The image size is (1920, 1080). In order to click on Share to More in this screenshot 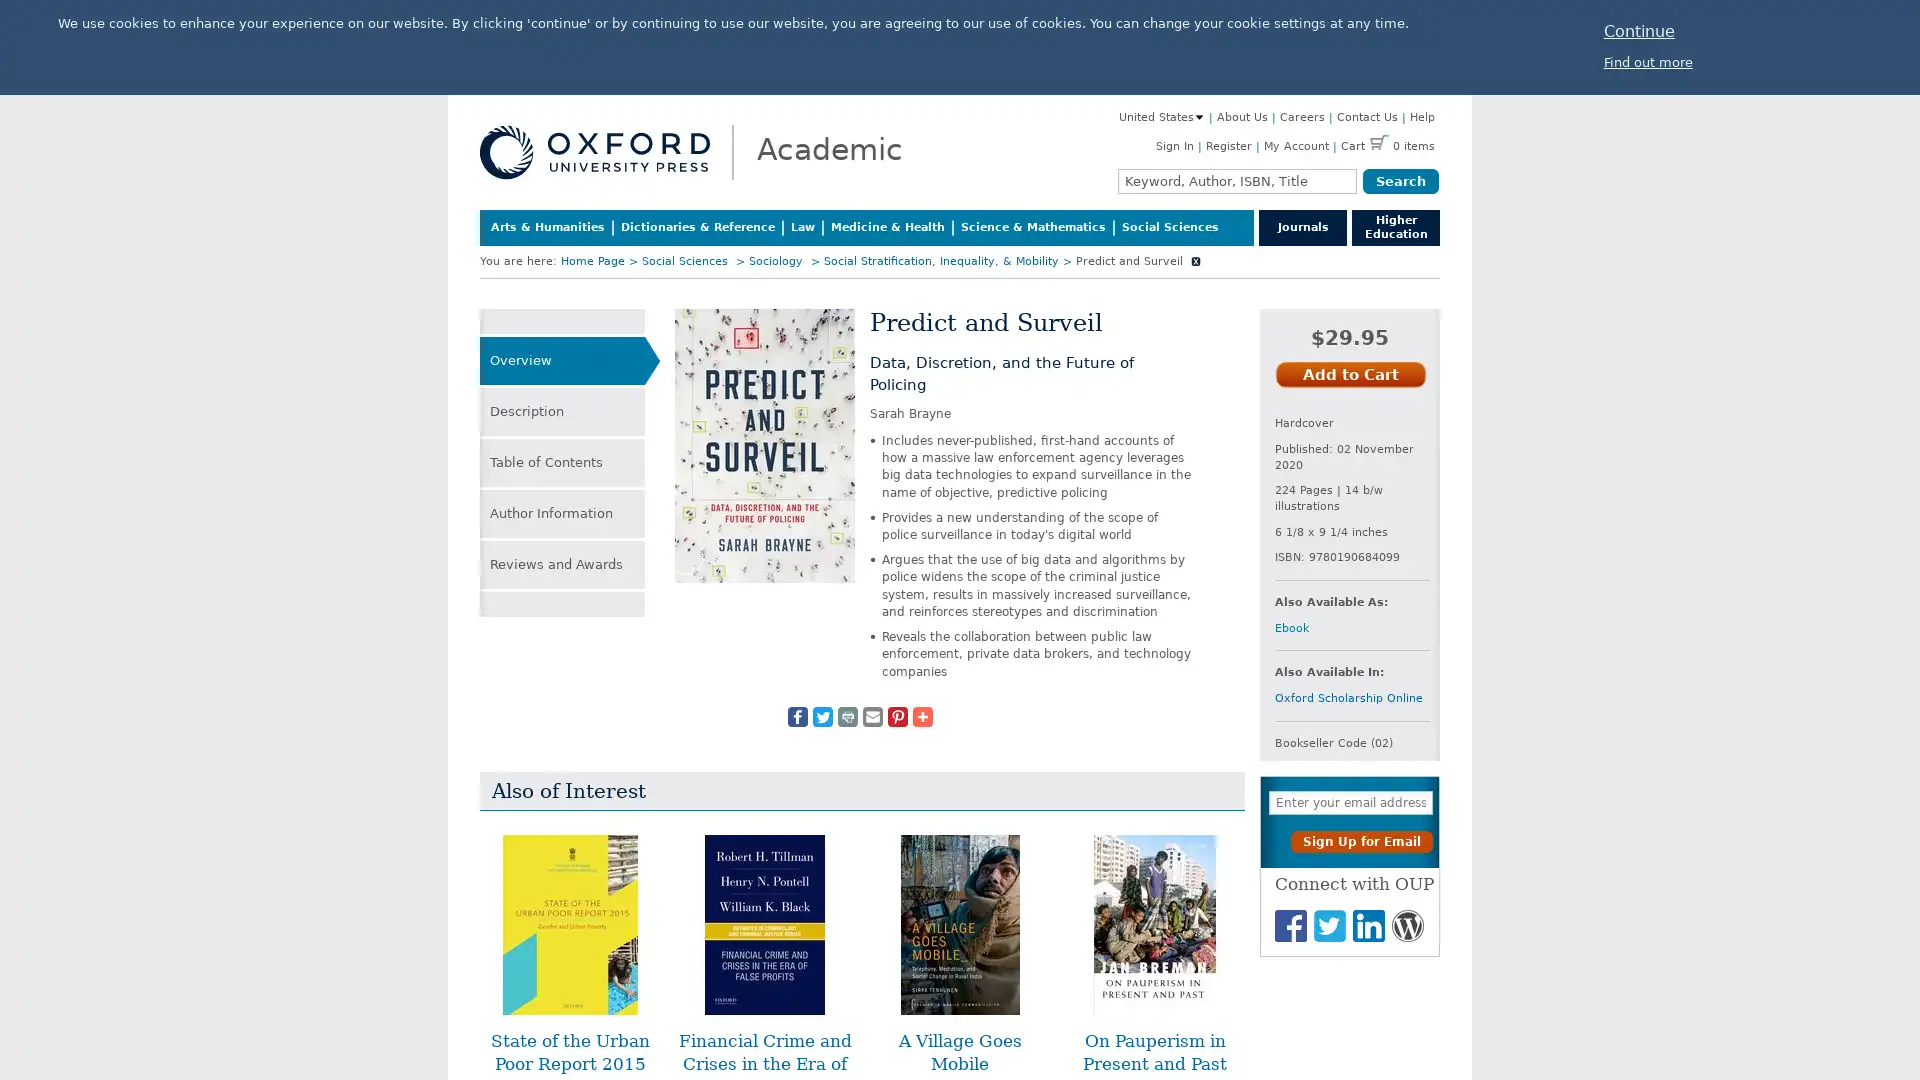, I will do `click(920, 715)`.